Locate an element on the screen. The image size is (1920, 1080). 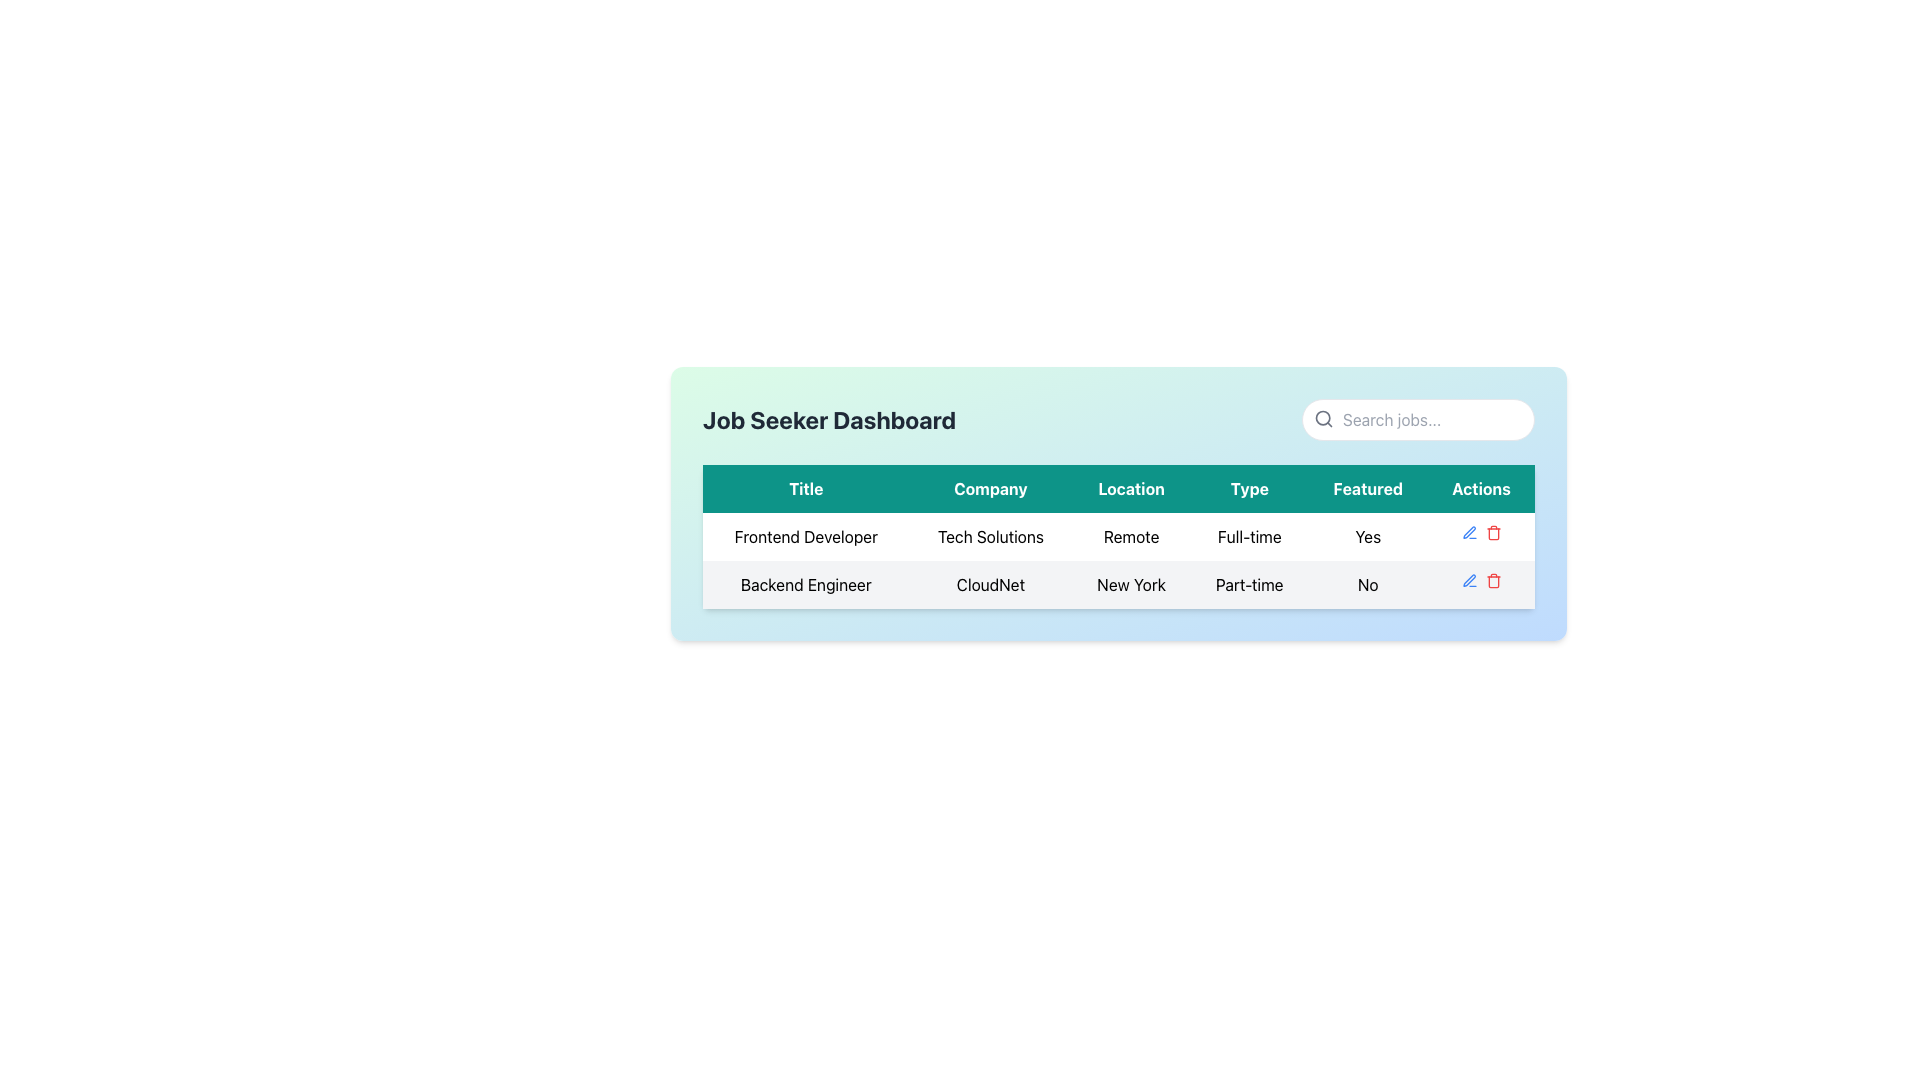
the text label displaying 'CloudNet' in black font, located in the second row under the 'Company' column of the table is located at coordinates (990, 585).